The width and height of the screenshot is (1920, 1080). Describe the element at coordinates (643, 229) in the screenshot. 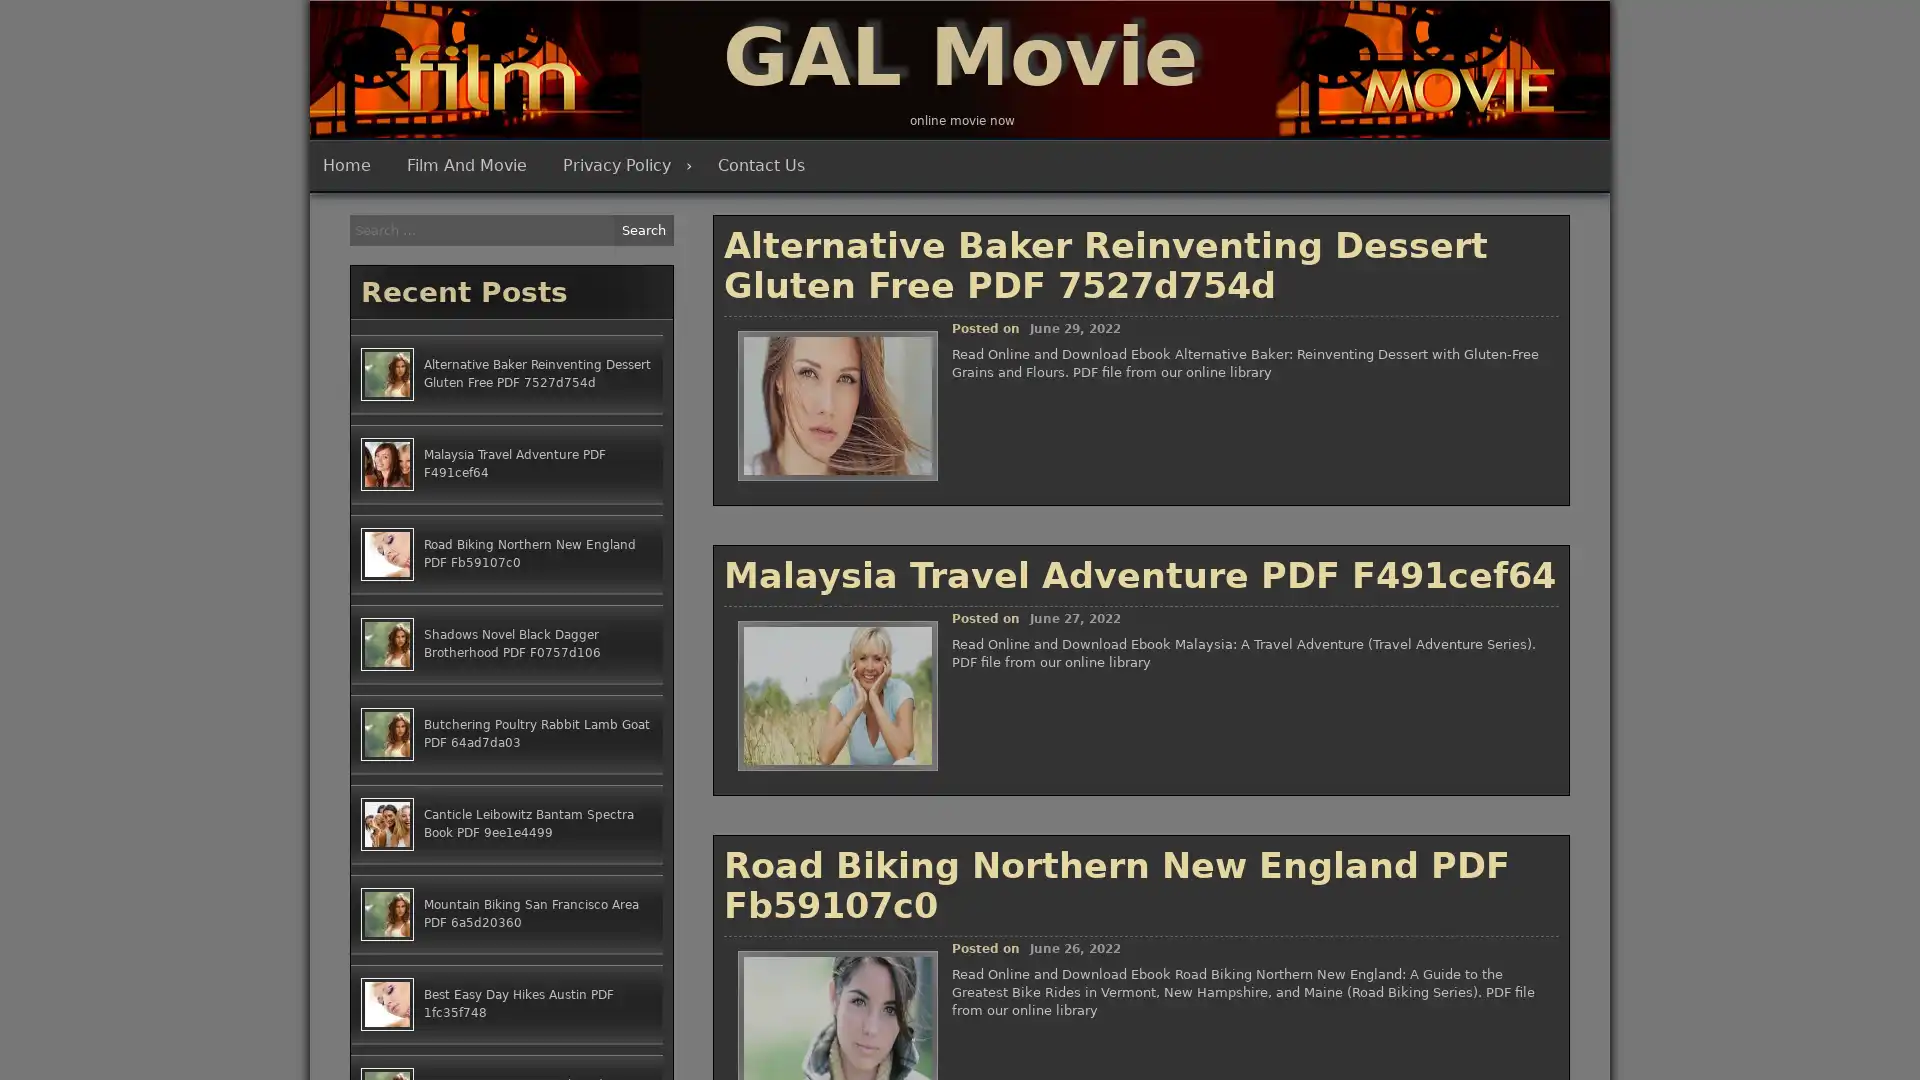

I see `Search` at that location.